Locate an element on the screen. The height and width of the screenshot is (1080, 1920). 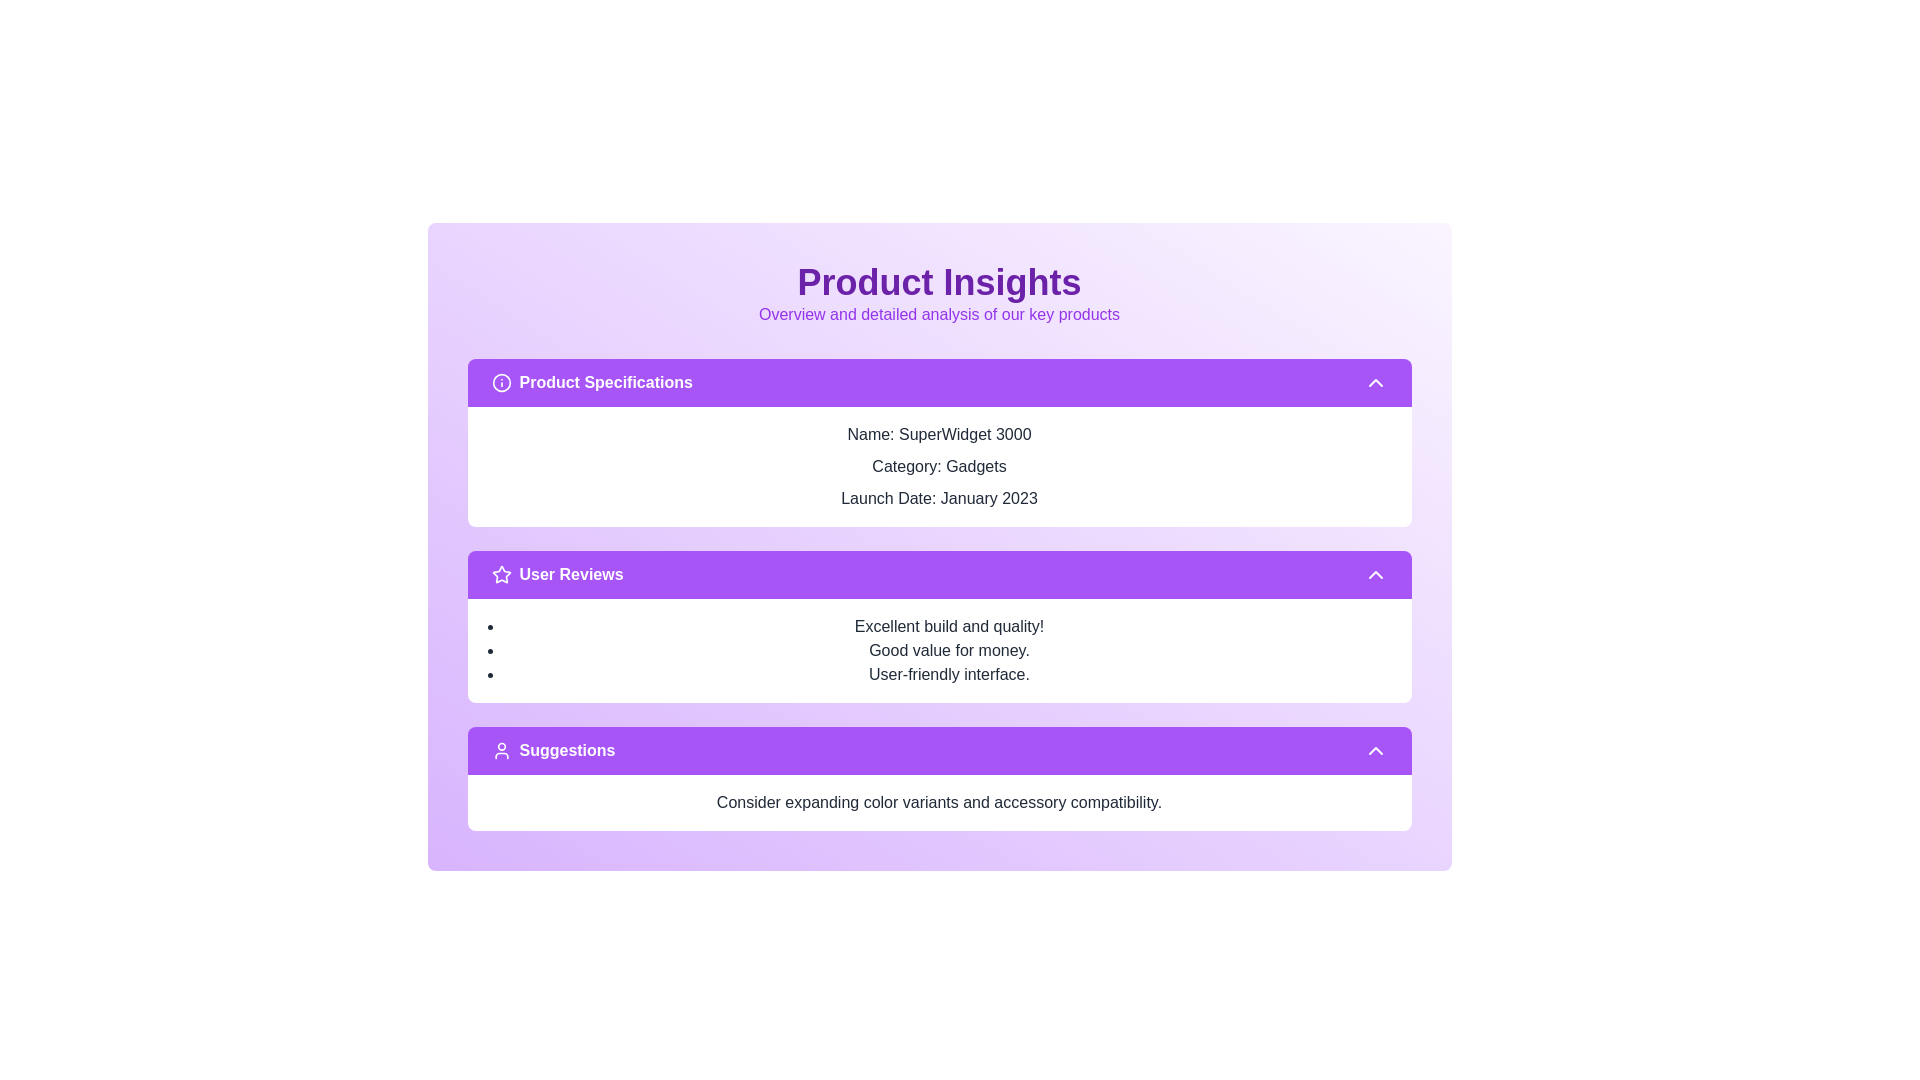
the Chevron Up icon located in the top-right corner of the 'Product Specifications' section header to collapse the section is located at coordinates (1374, 382).